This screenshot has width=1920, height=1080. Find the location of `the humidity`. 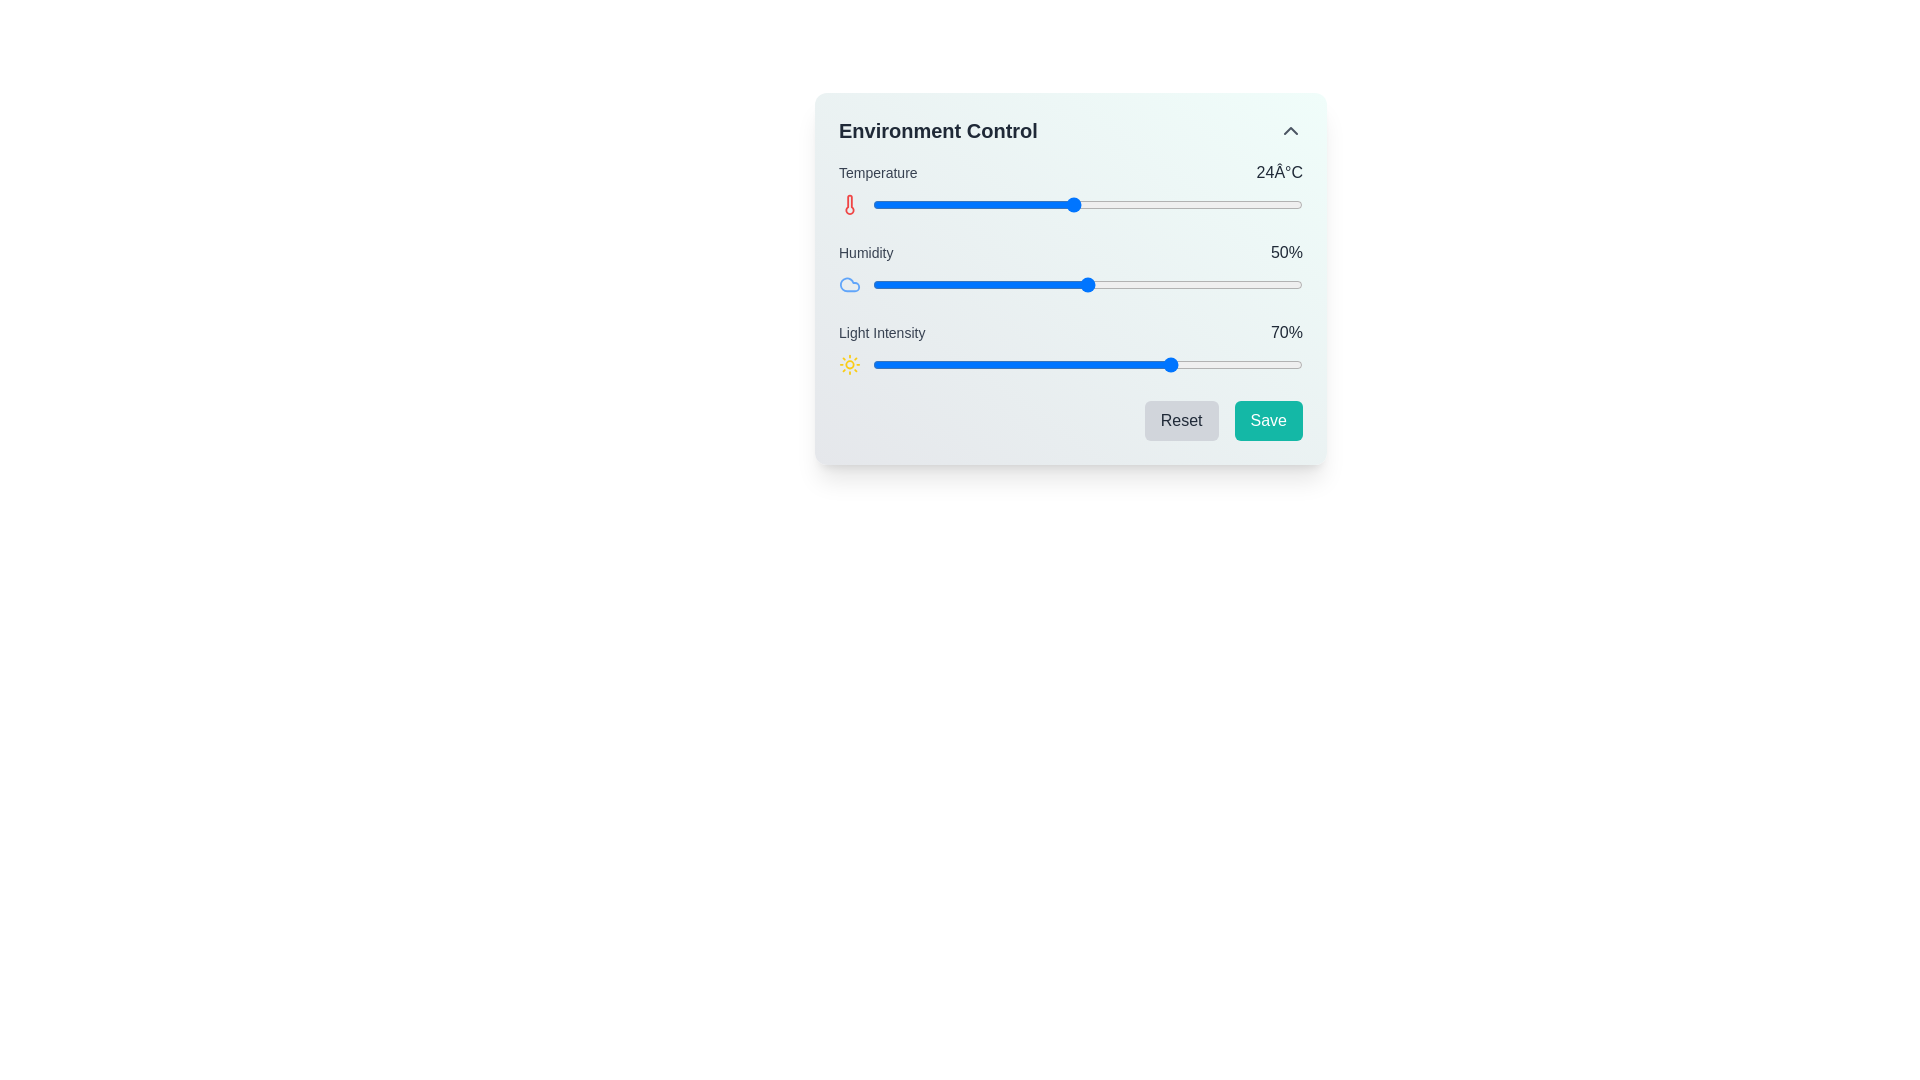

the humidity is located at coordinates (1220, 285).